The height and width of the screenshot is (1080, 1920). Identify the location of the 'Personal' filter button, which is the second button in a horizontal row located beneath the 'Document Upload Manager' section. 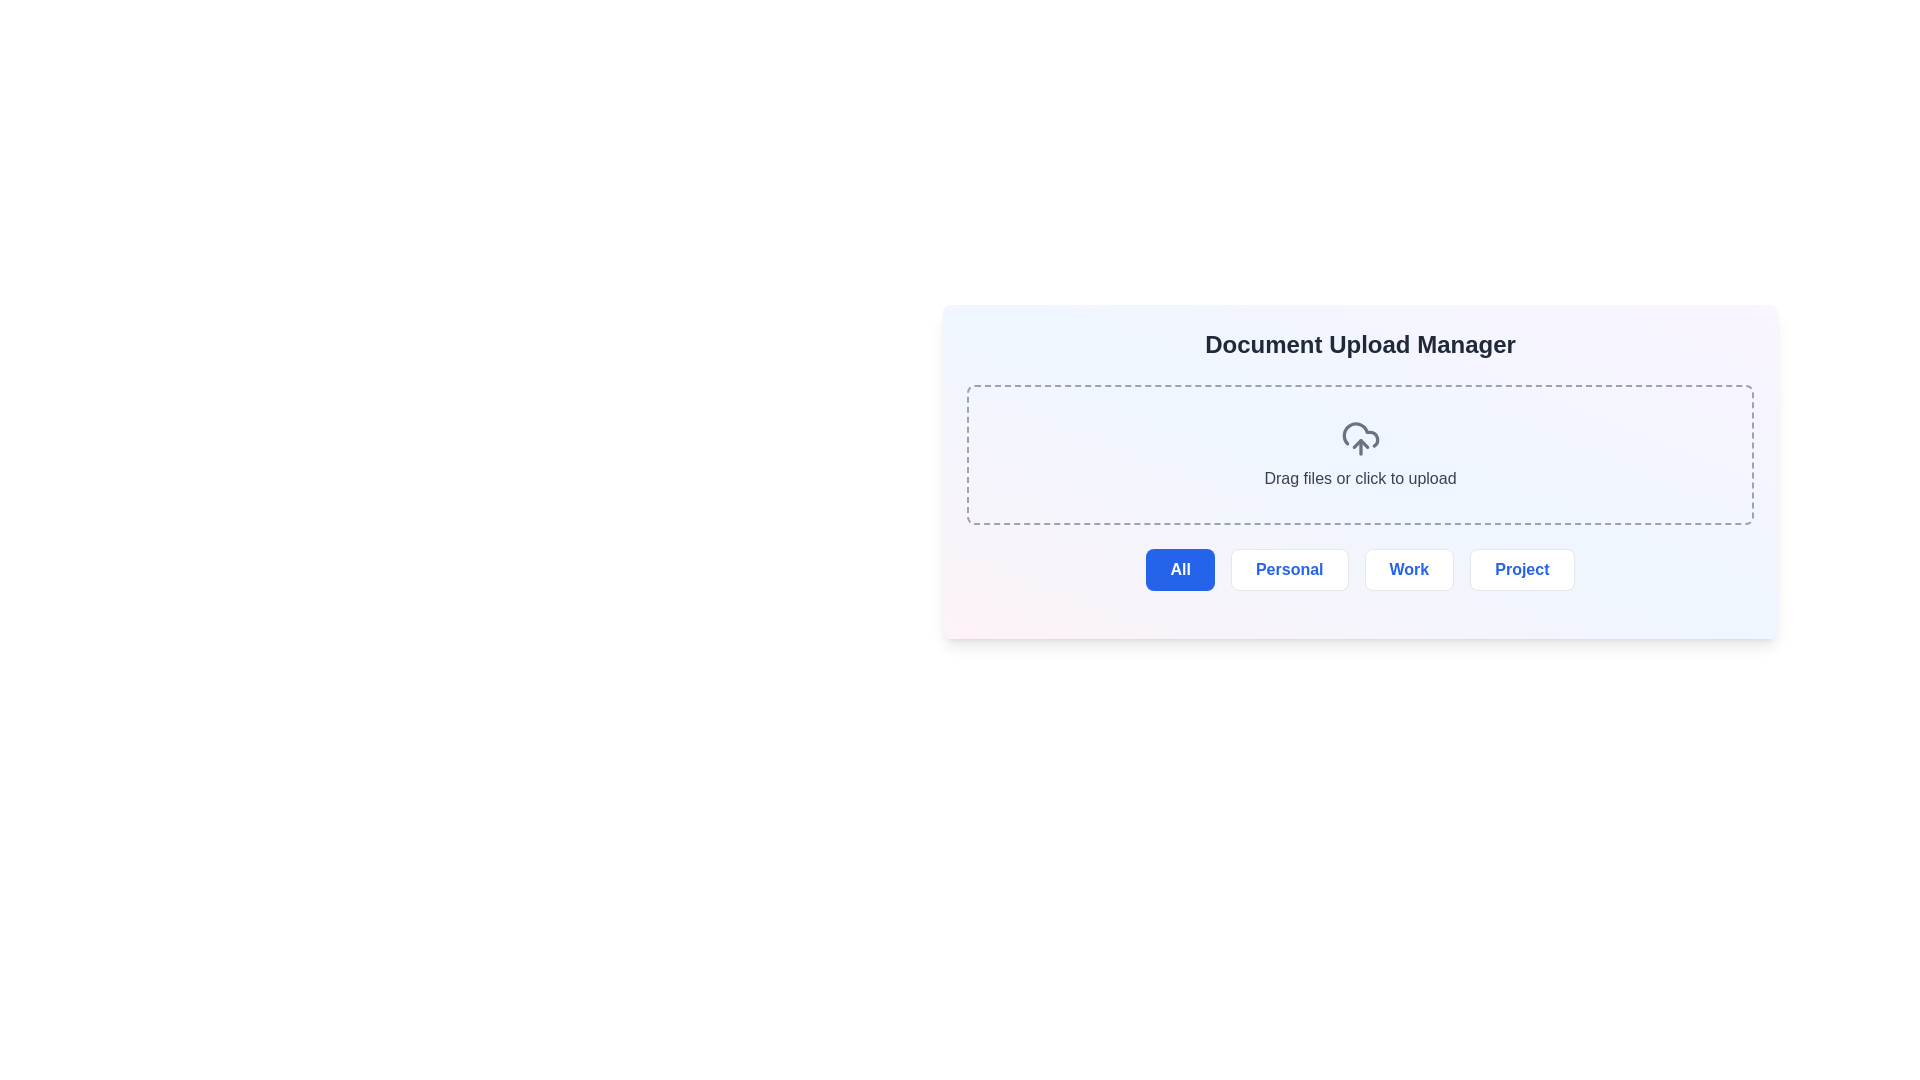
(1289, 570).